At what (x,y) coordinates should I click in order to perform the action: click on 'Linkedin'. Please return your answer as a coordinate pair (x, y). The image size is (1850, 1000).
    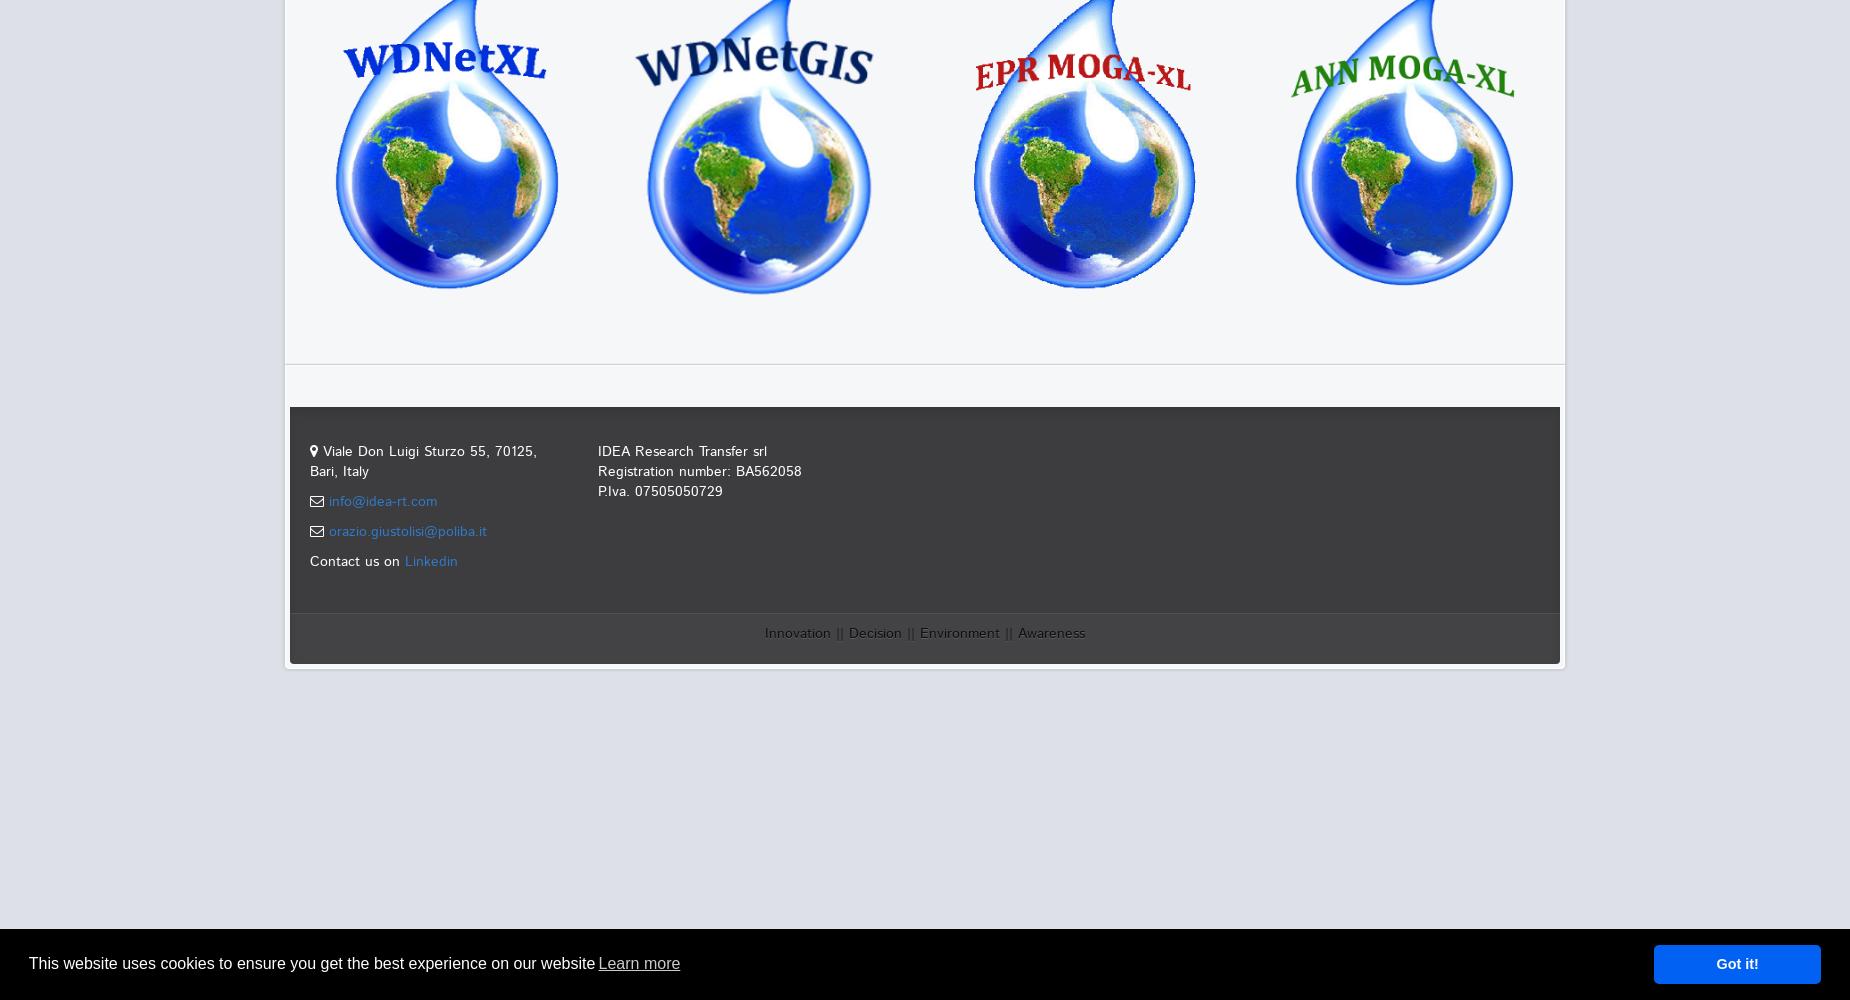
    Looking at the image, I should click on (403, 562).